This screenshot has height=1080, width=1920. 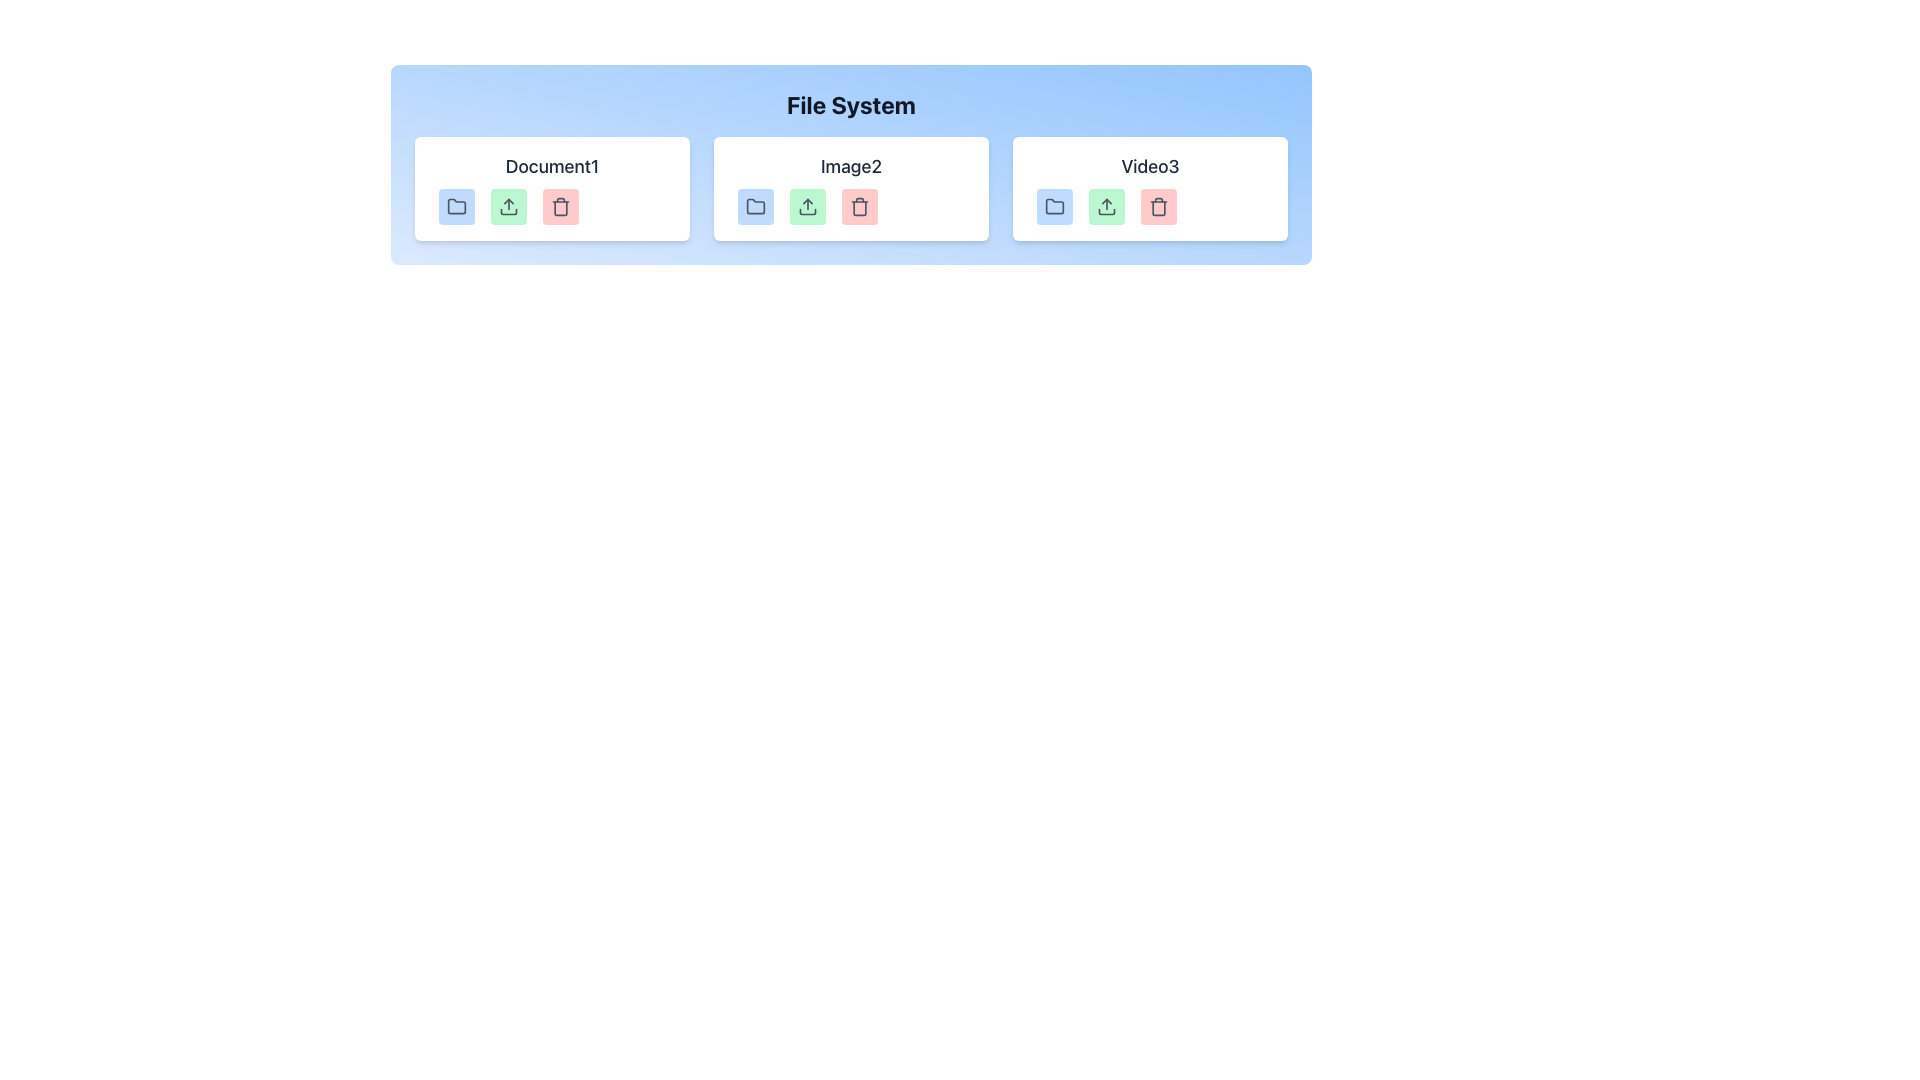 What do you see at coordinates (754, 206) in the screenshot?
I see `the folder icon located directly below the label 'Image2' in the horizontal layout` at bounding box center [754, 206].